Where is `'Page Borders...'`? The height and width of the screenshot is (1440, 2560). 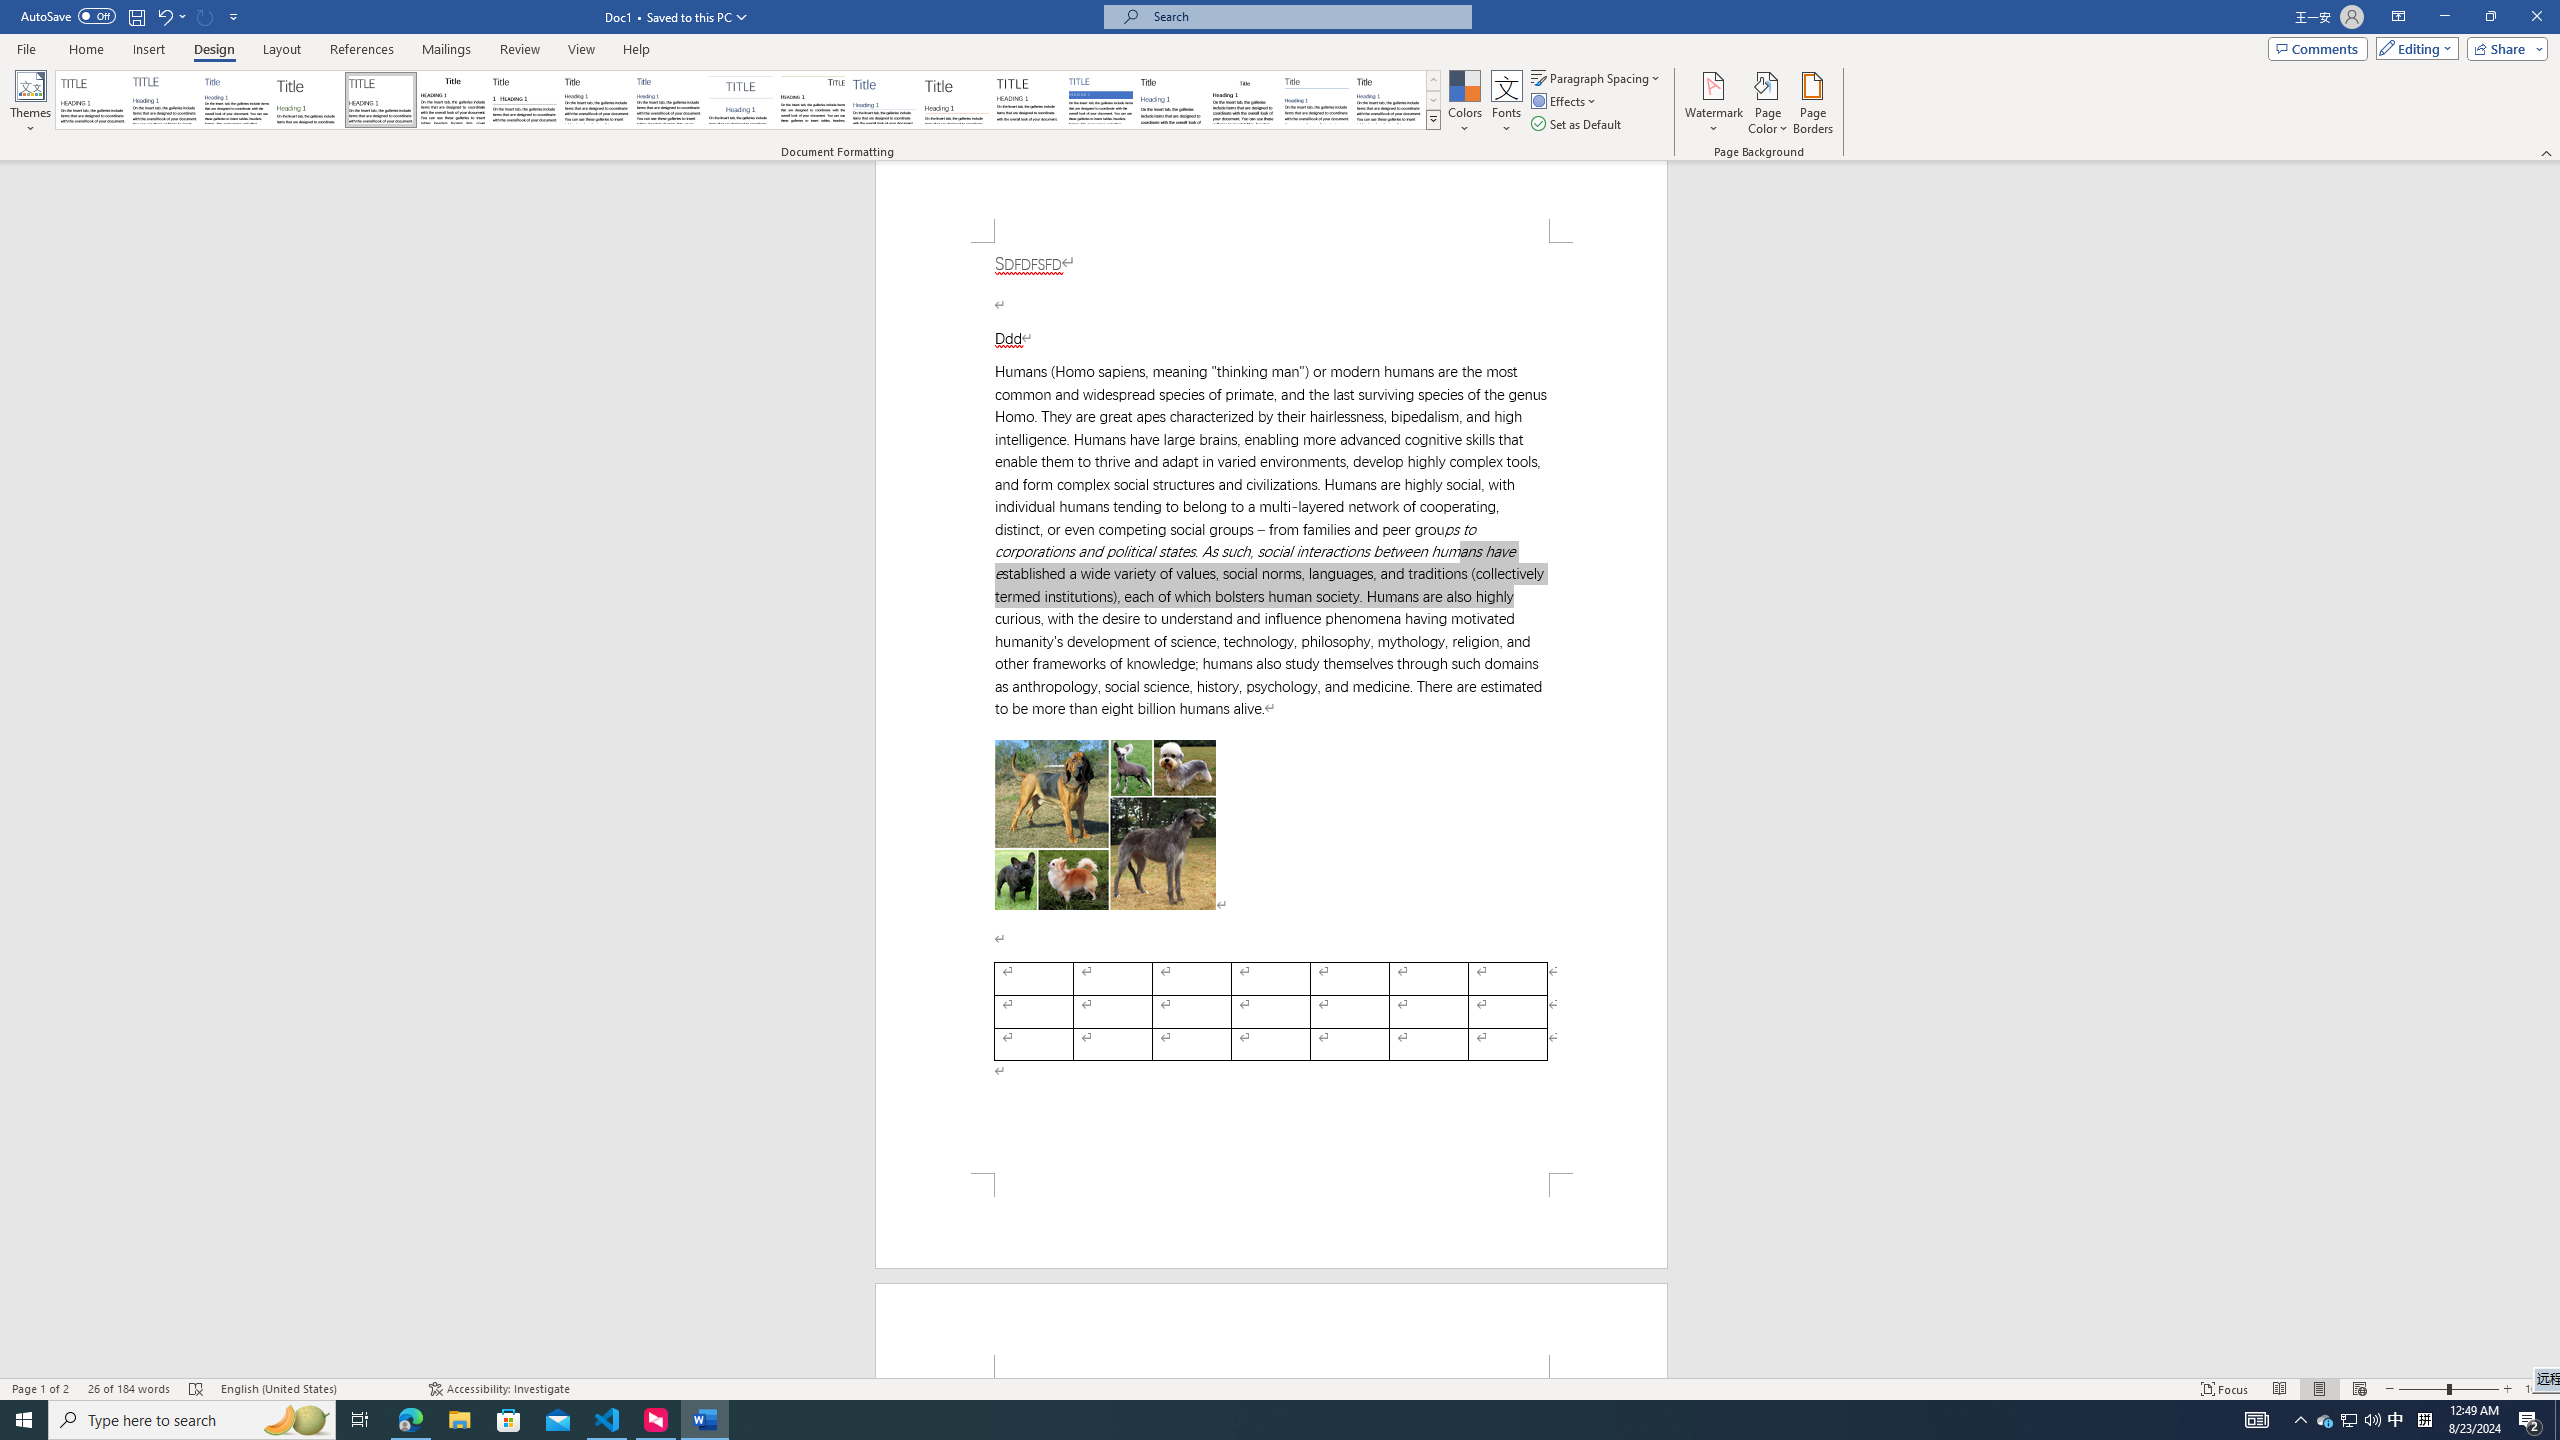
'Page Borders...' is located at coordinates (1813, 103).